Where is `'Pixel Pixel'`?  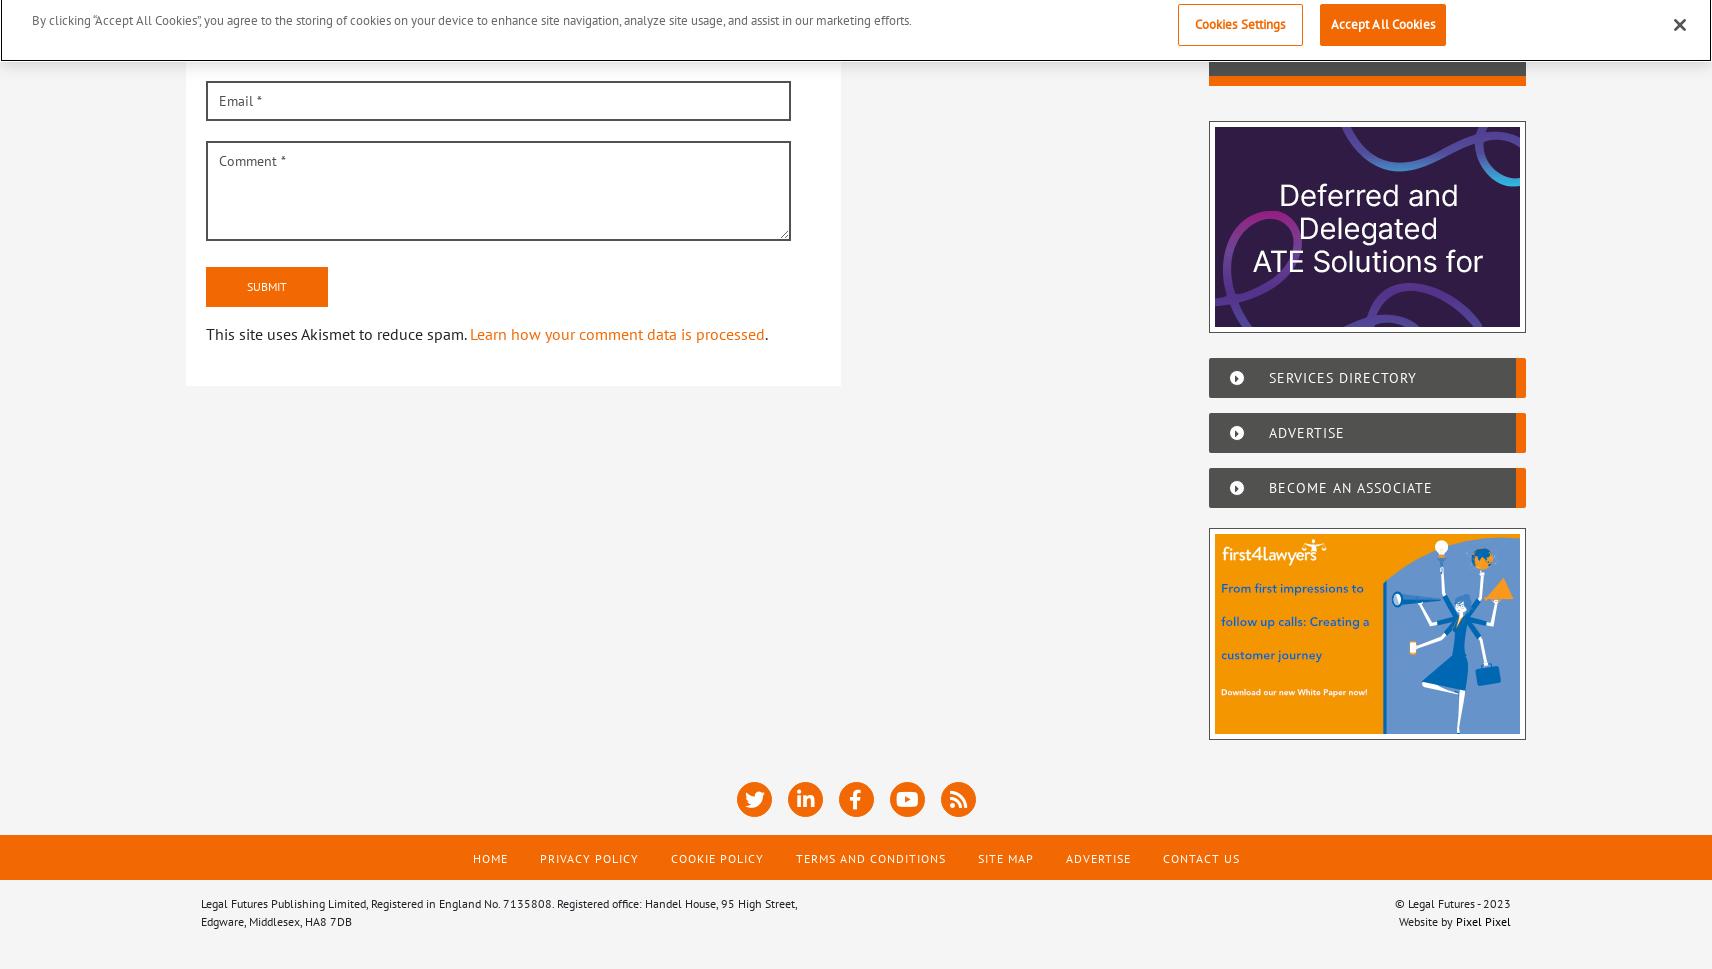 'Pixel Pixel' is located at coordinates (1482, 920).